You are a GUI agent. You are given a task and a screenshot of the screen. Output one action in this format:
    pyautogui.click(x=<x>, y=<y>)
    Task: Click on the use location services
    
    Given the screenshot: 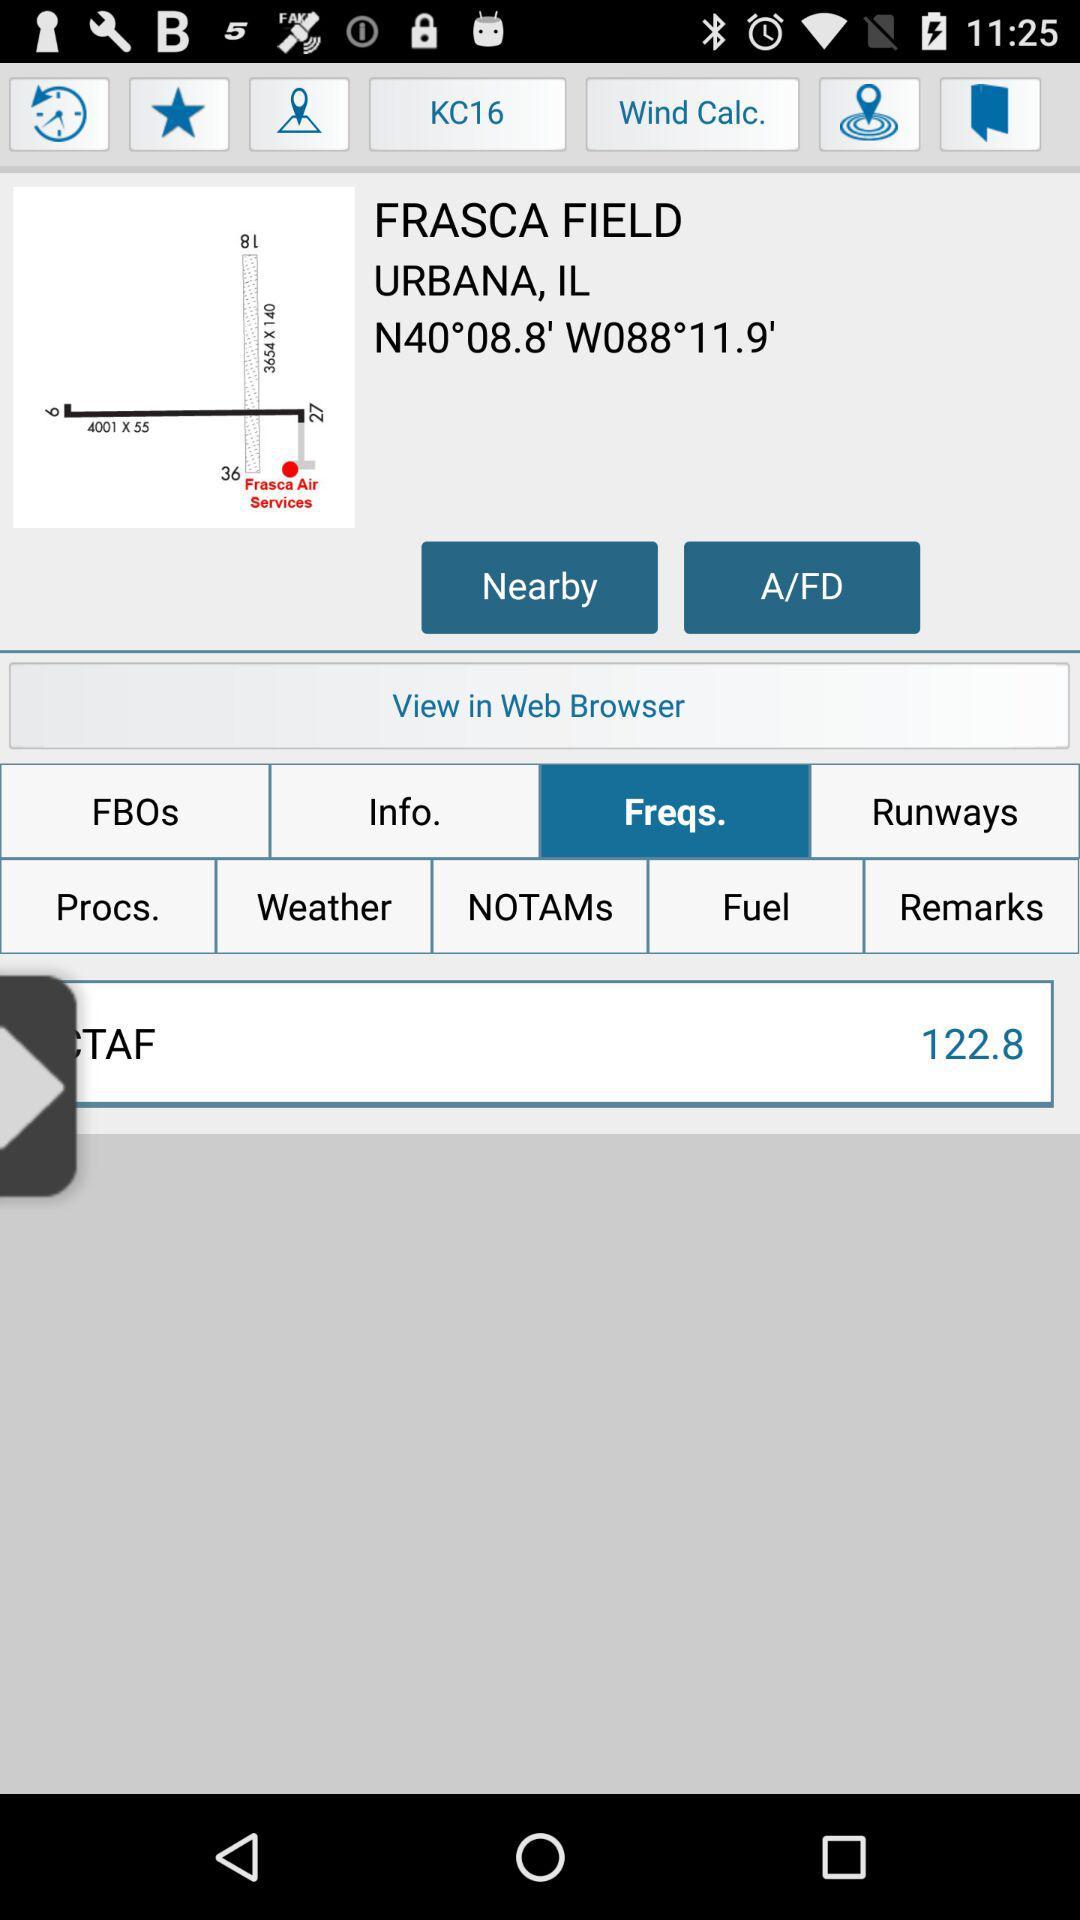 What is the action you would take?
    pyautogui.click(x=869, y=118)
    